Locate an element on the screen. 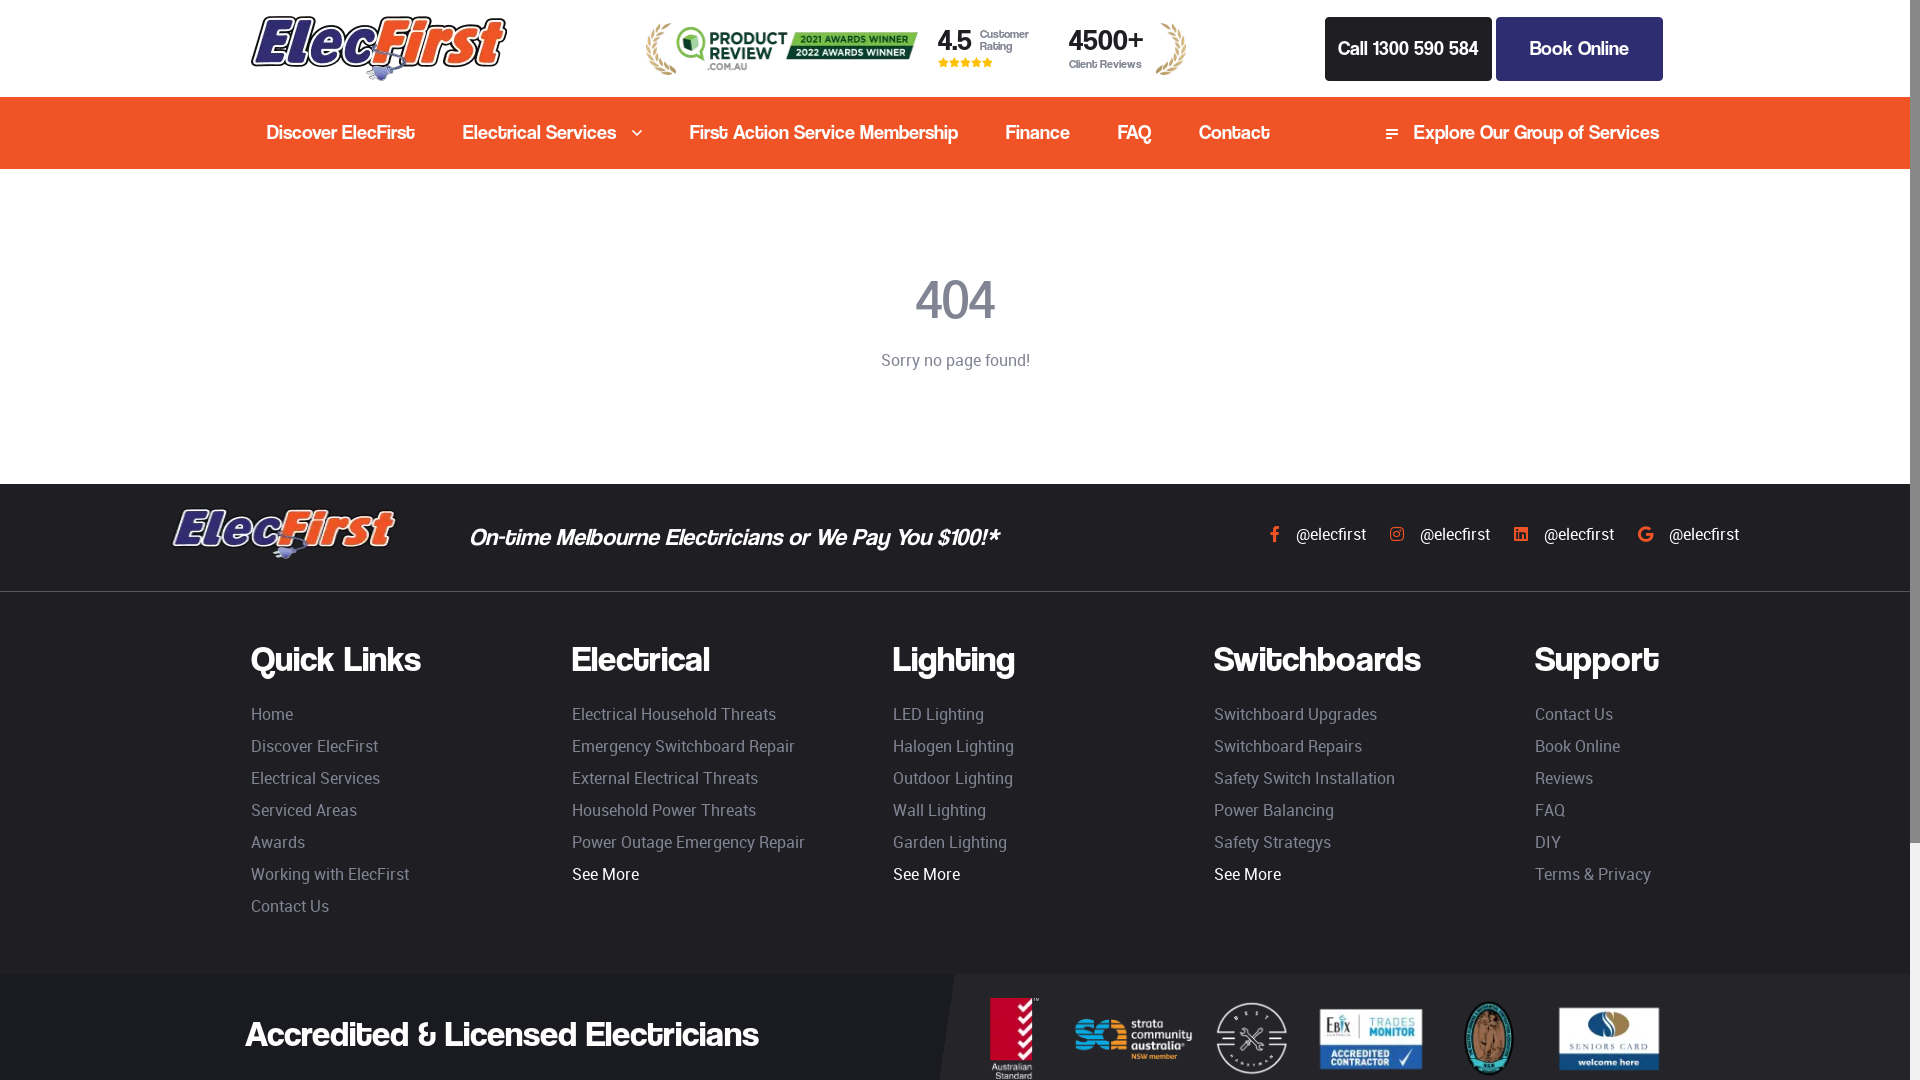 The width and height of the screenshot is (1920, 1080). 'Contact Us' is located at coordinates (288, 906).